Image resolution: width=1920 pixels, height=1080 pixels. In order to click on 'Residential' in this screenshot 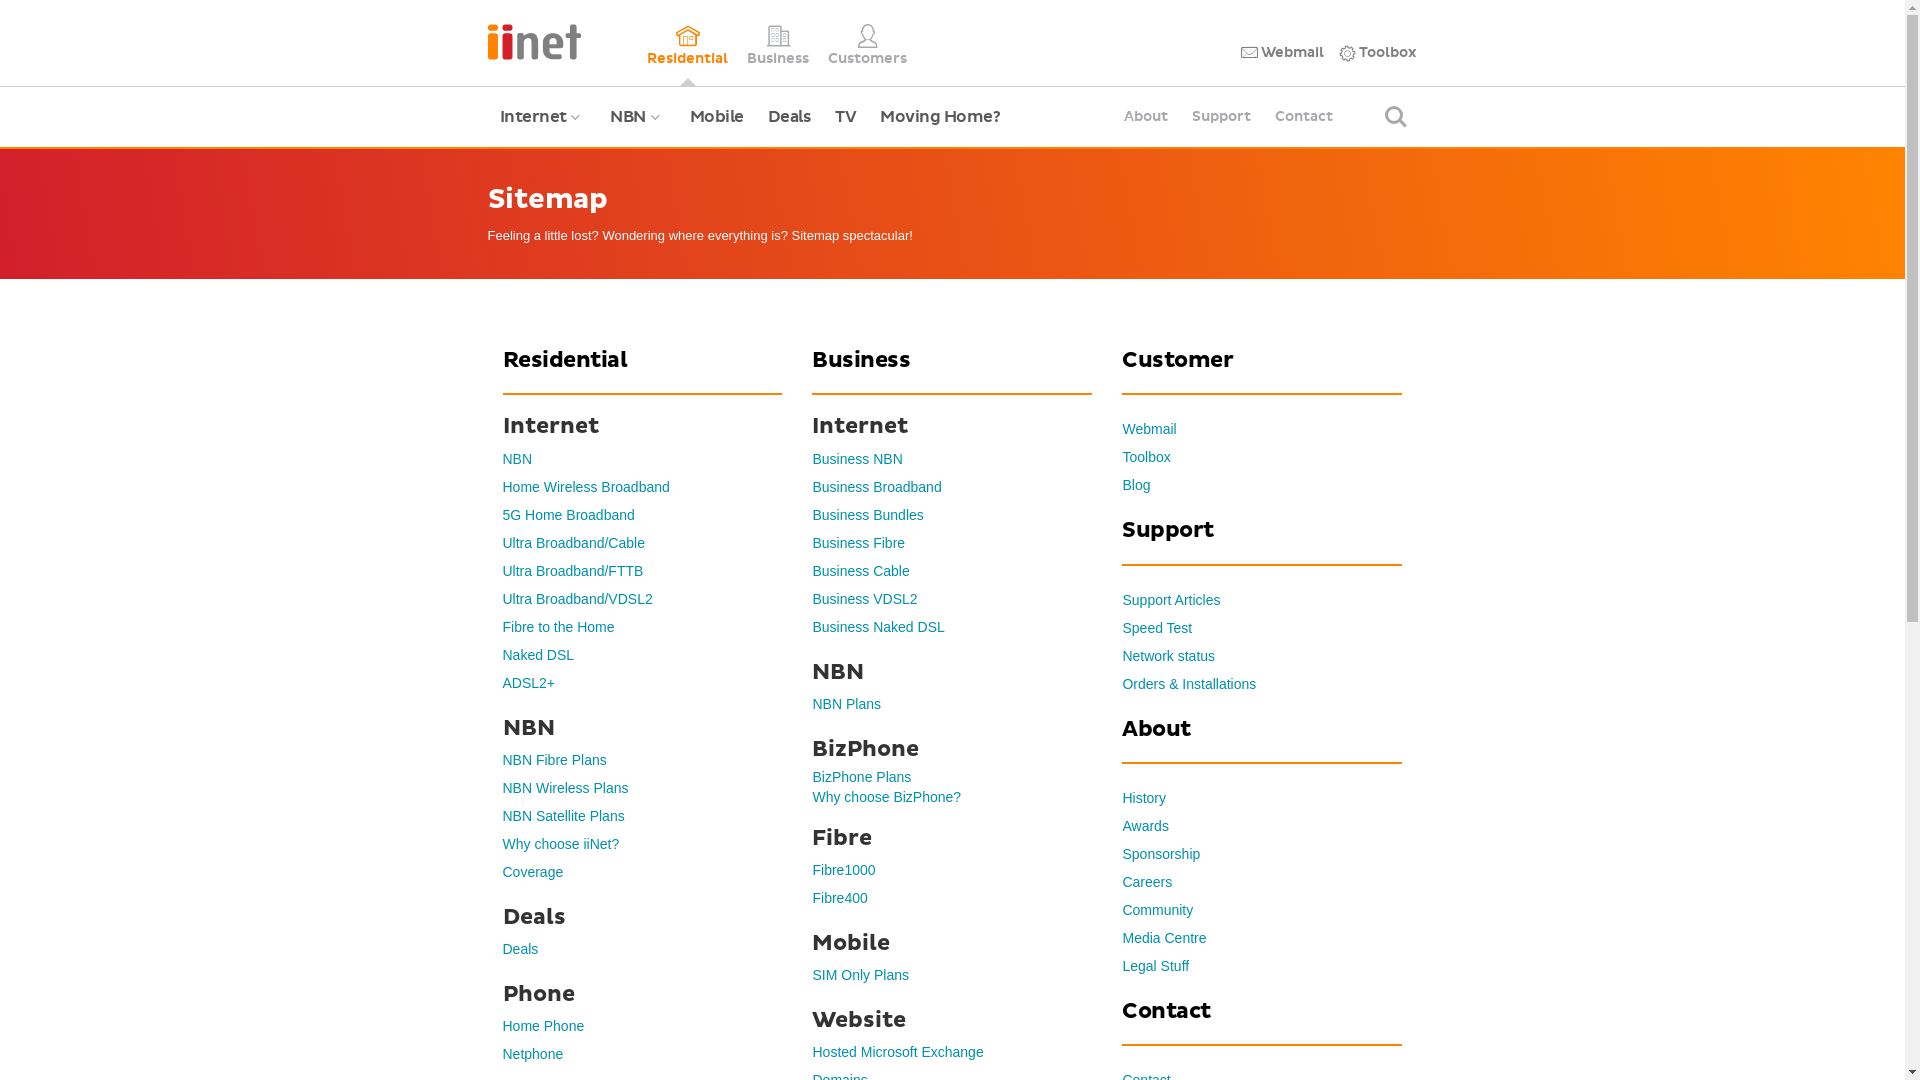, I will do `click(687, 42)`.